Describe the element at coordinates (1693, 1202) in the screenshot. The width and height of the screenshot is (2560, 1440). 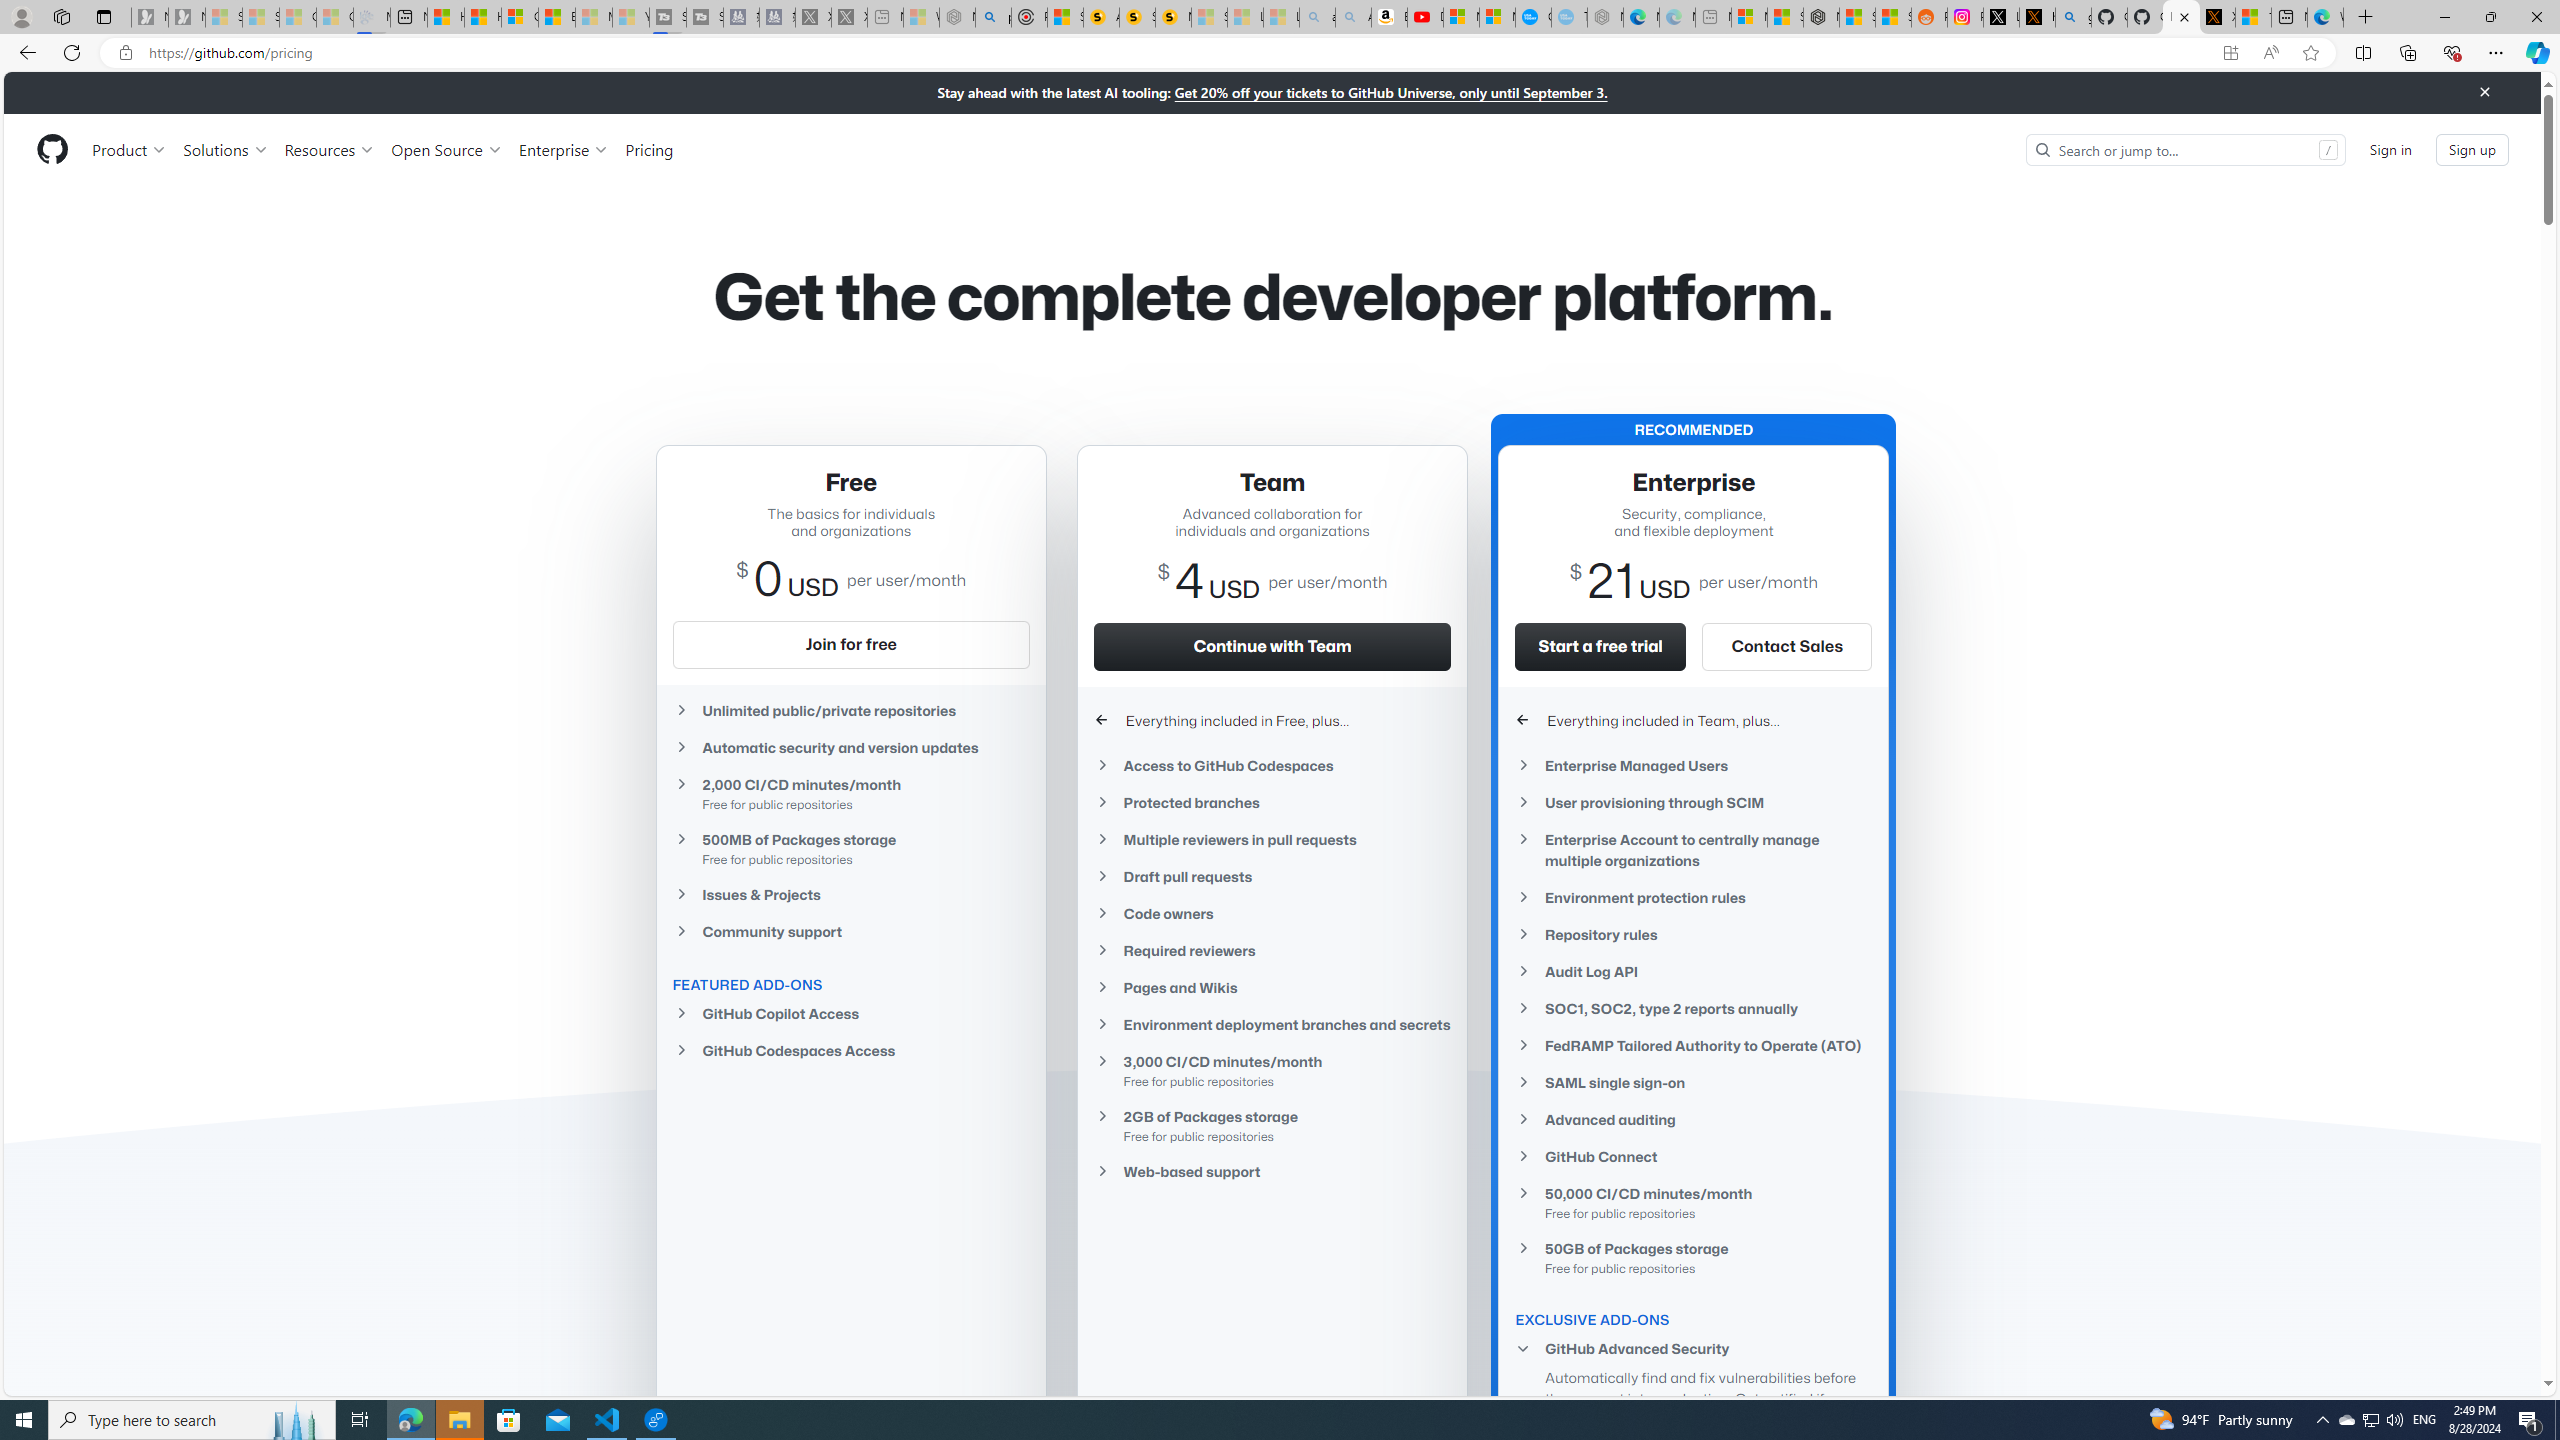
I see `'50,000 CI/CD minutes/month Free for public repositories'` at that location.